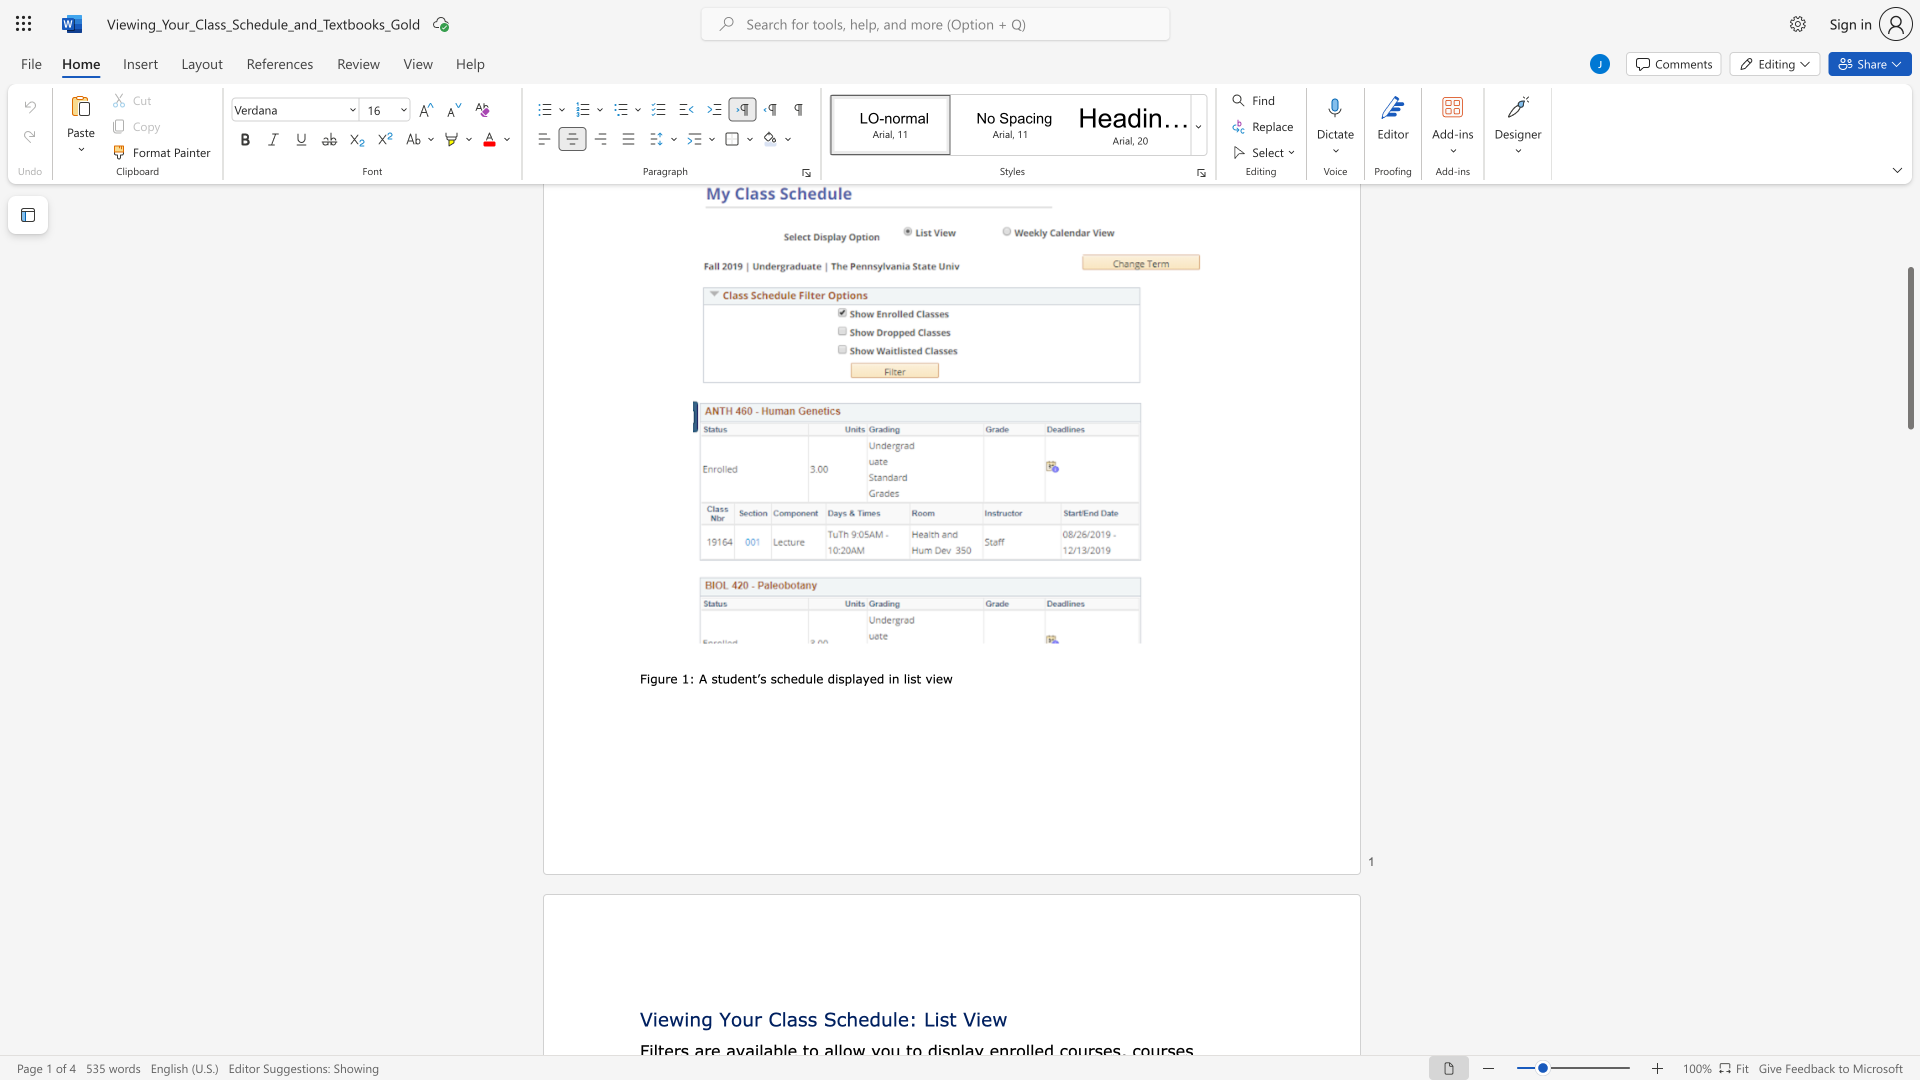 This screenshot has height=1080, width=1920. I want to click on the scrollbar and move down 1410 pixels, so click(1909, 347).